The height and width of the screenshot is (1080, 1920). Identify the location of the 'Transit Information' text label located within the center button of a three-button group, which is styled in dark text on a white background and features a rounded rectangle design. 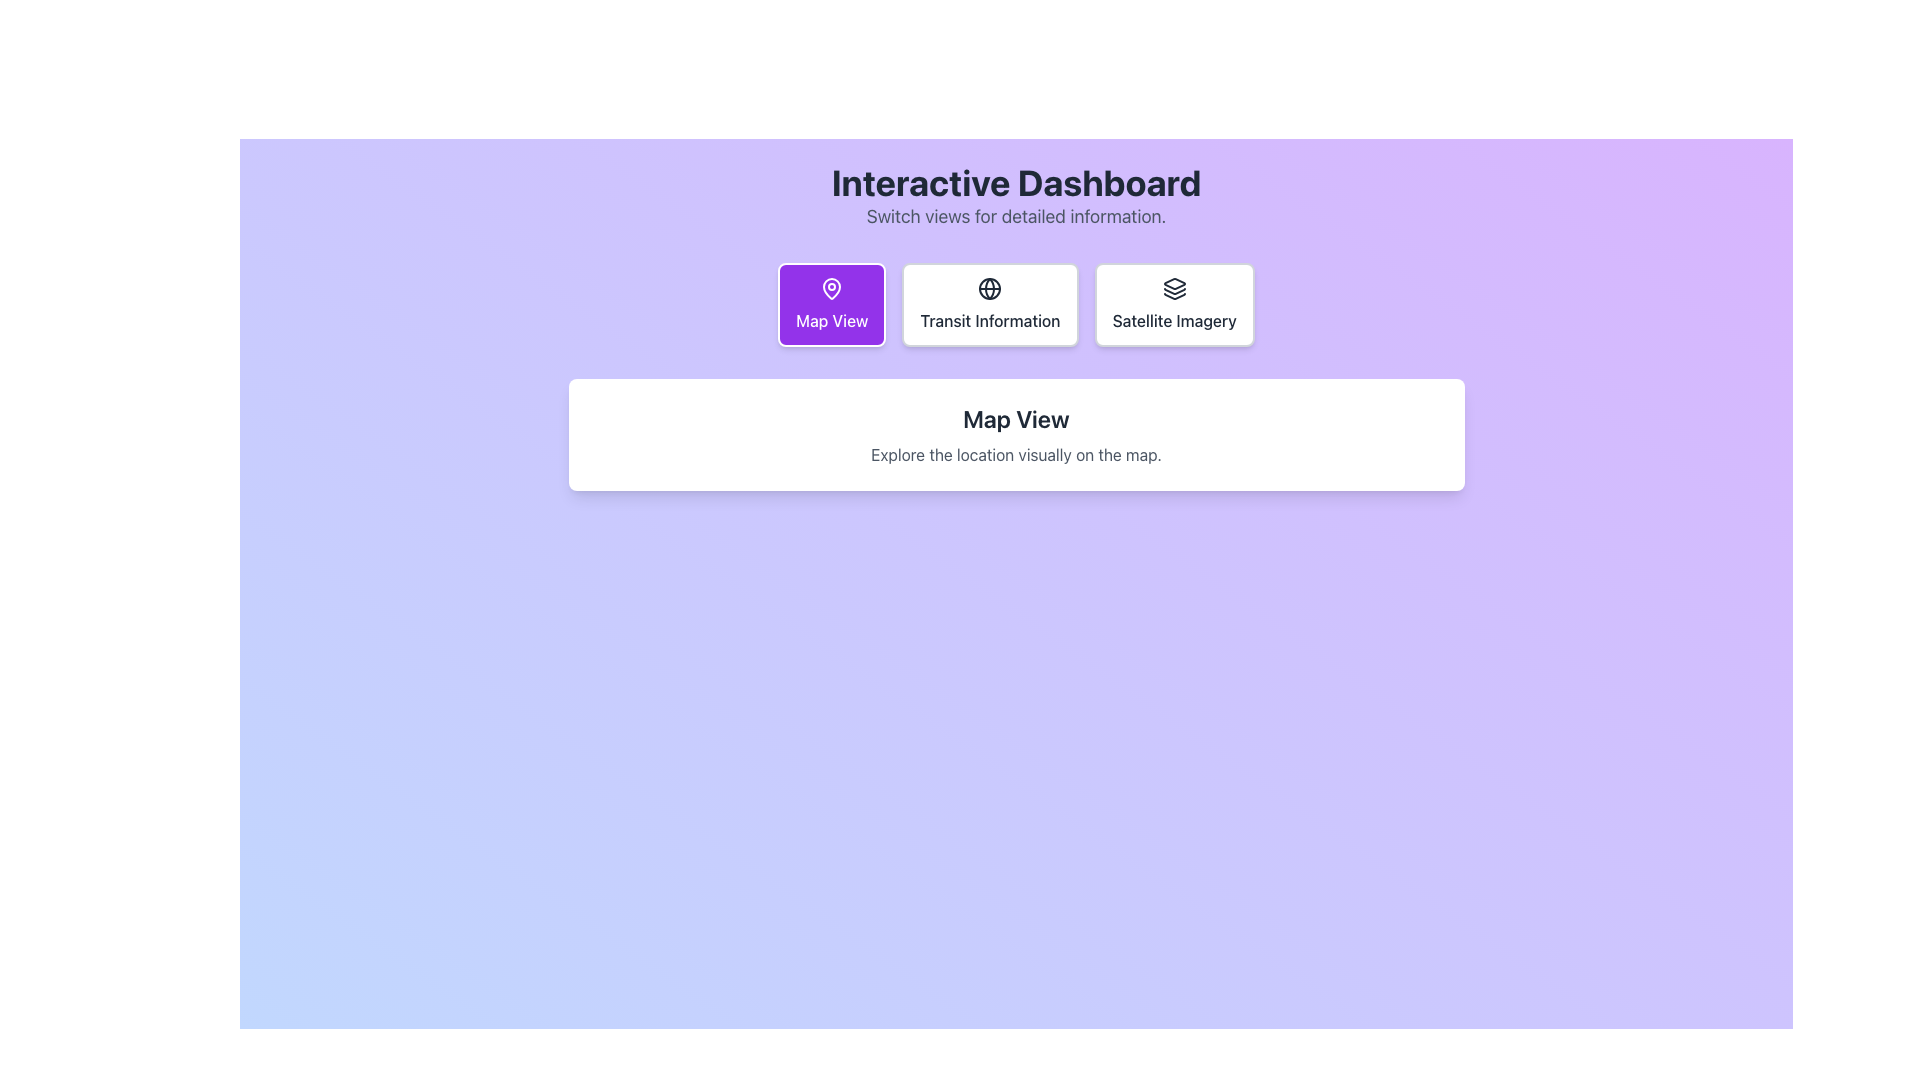
(990, 319).